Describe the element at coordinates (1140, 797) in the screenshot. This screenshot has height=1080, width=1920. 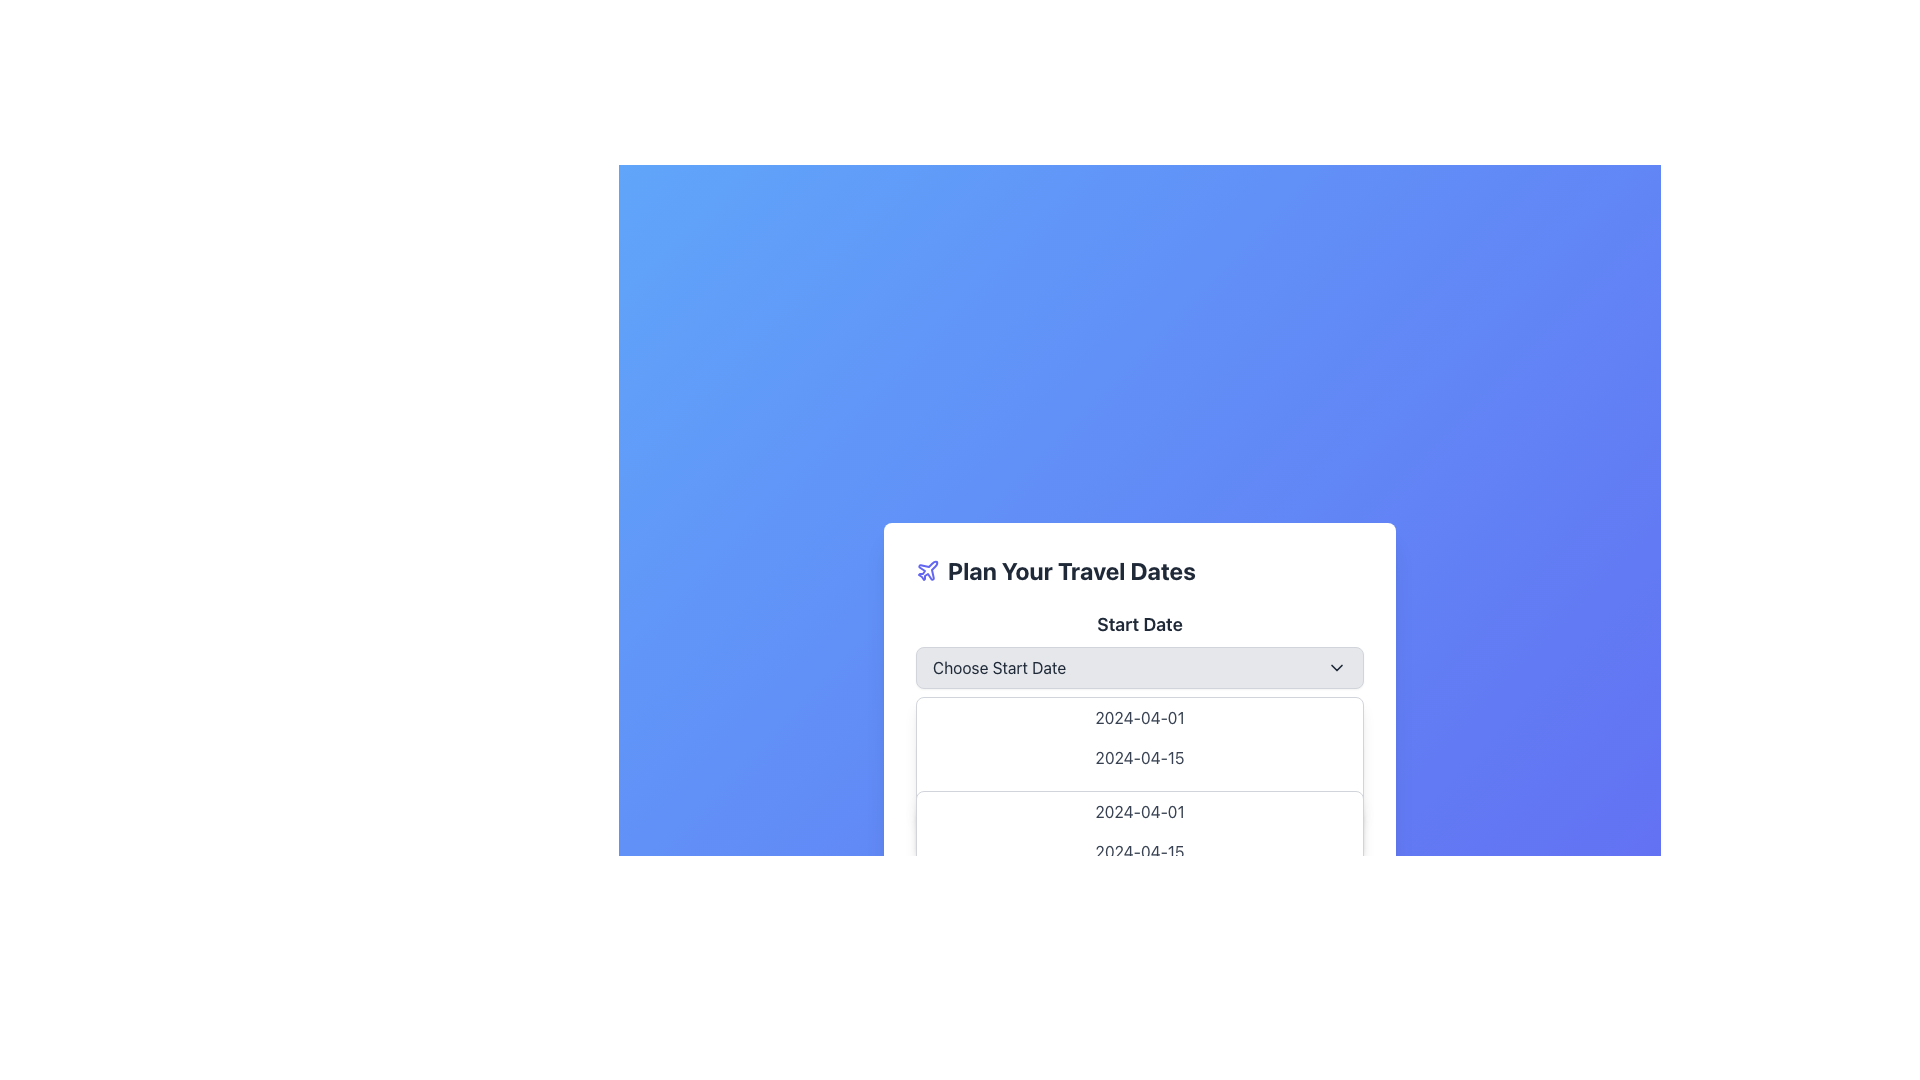
I see `the list item displaying the date '2024-05-01'` at that location.